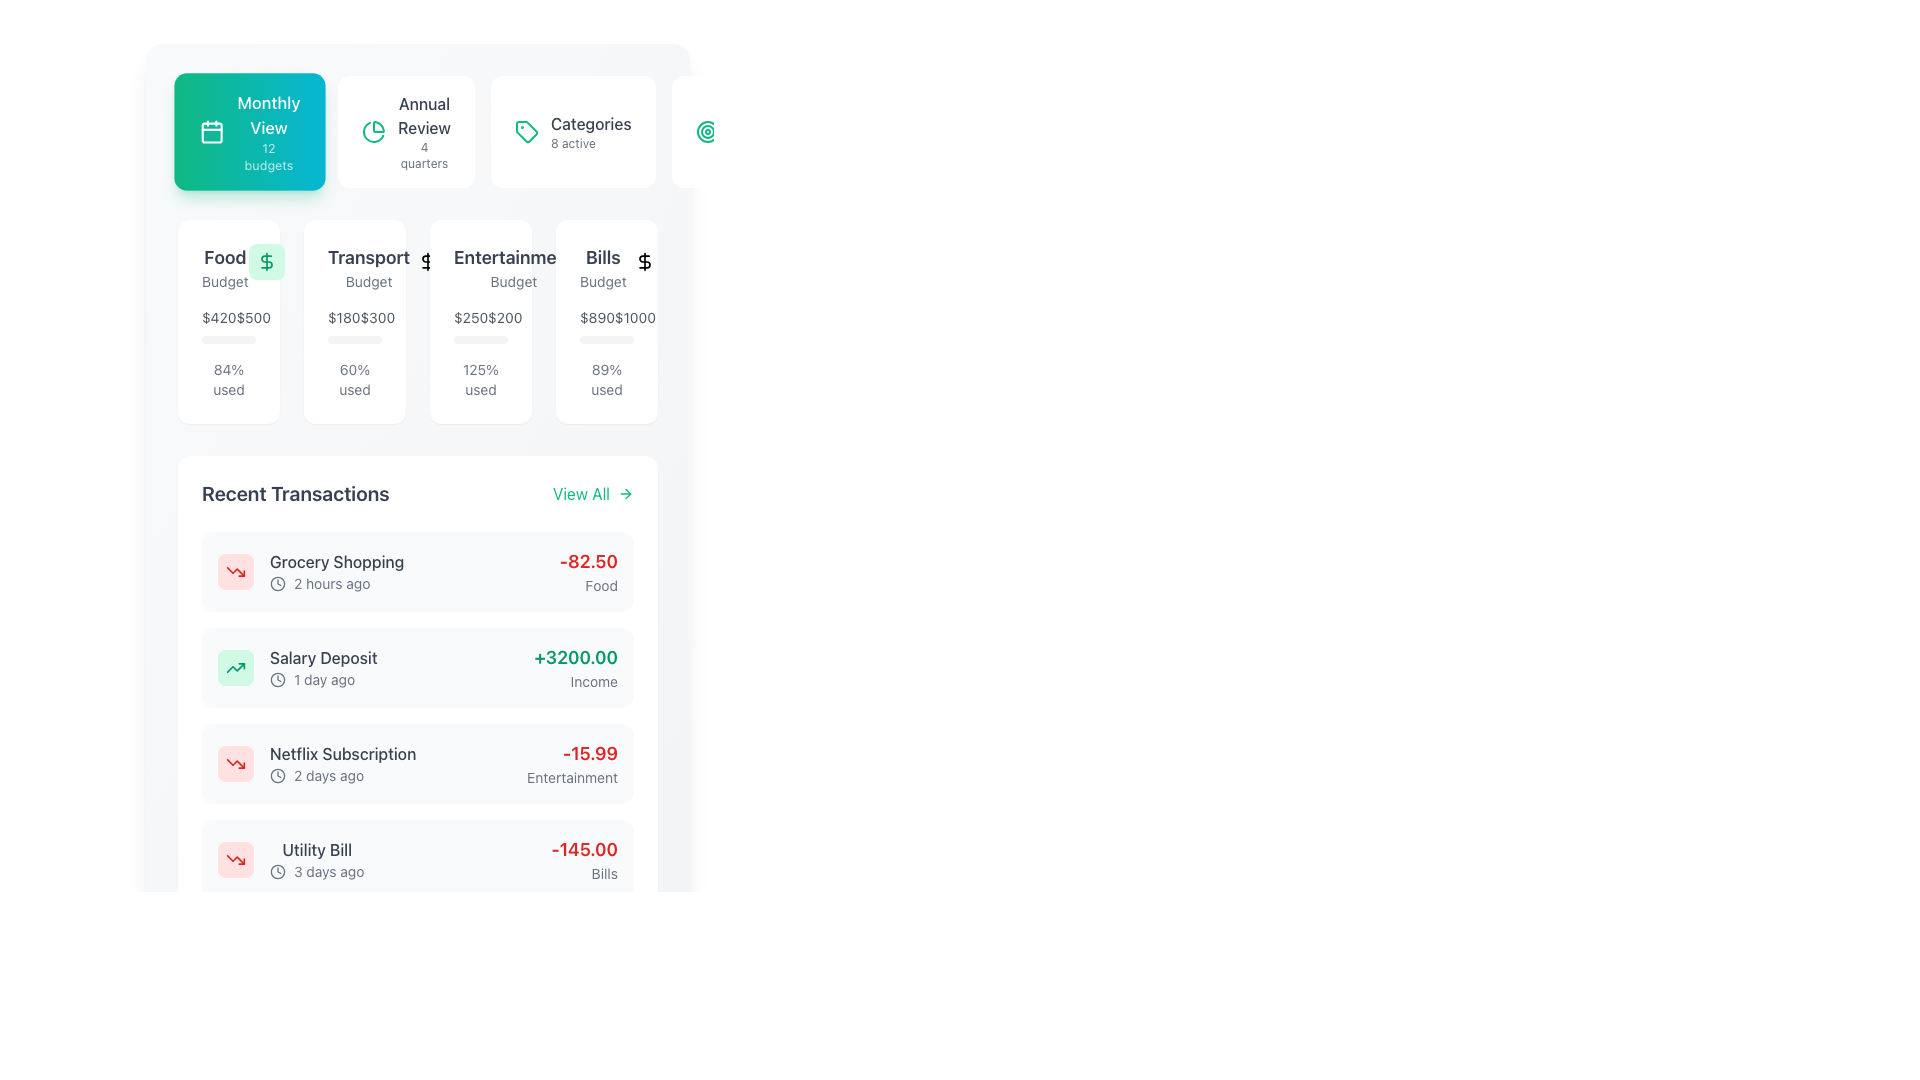 The image size is (1920, 1080). What do you see at coordinates (229, 320) in the screenshot?
I see `the budget information card that displays current expenditure, total budget, and percentage used, located in the top-left corner of the grid layout` at bounding box center [229, 320].